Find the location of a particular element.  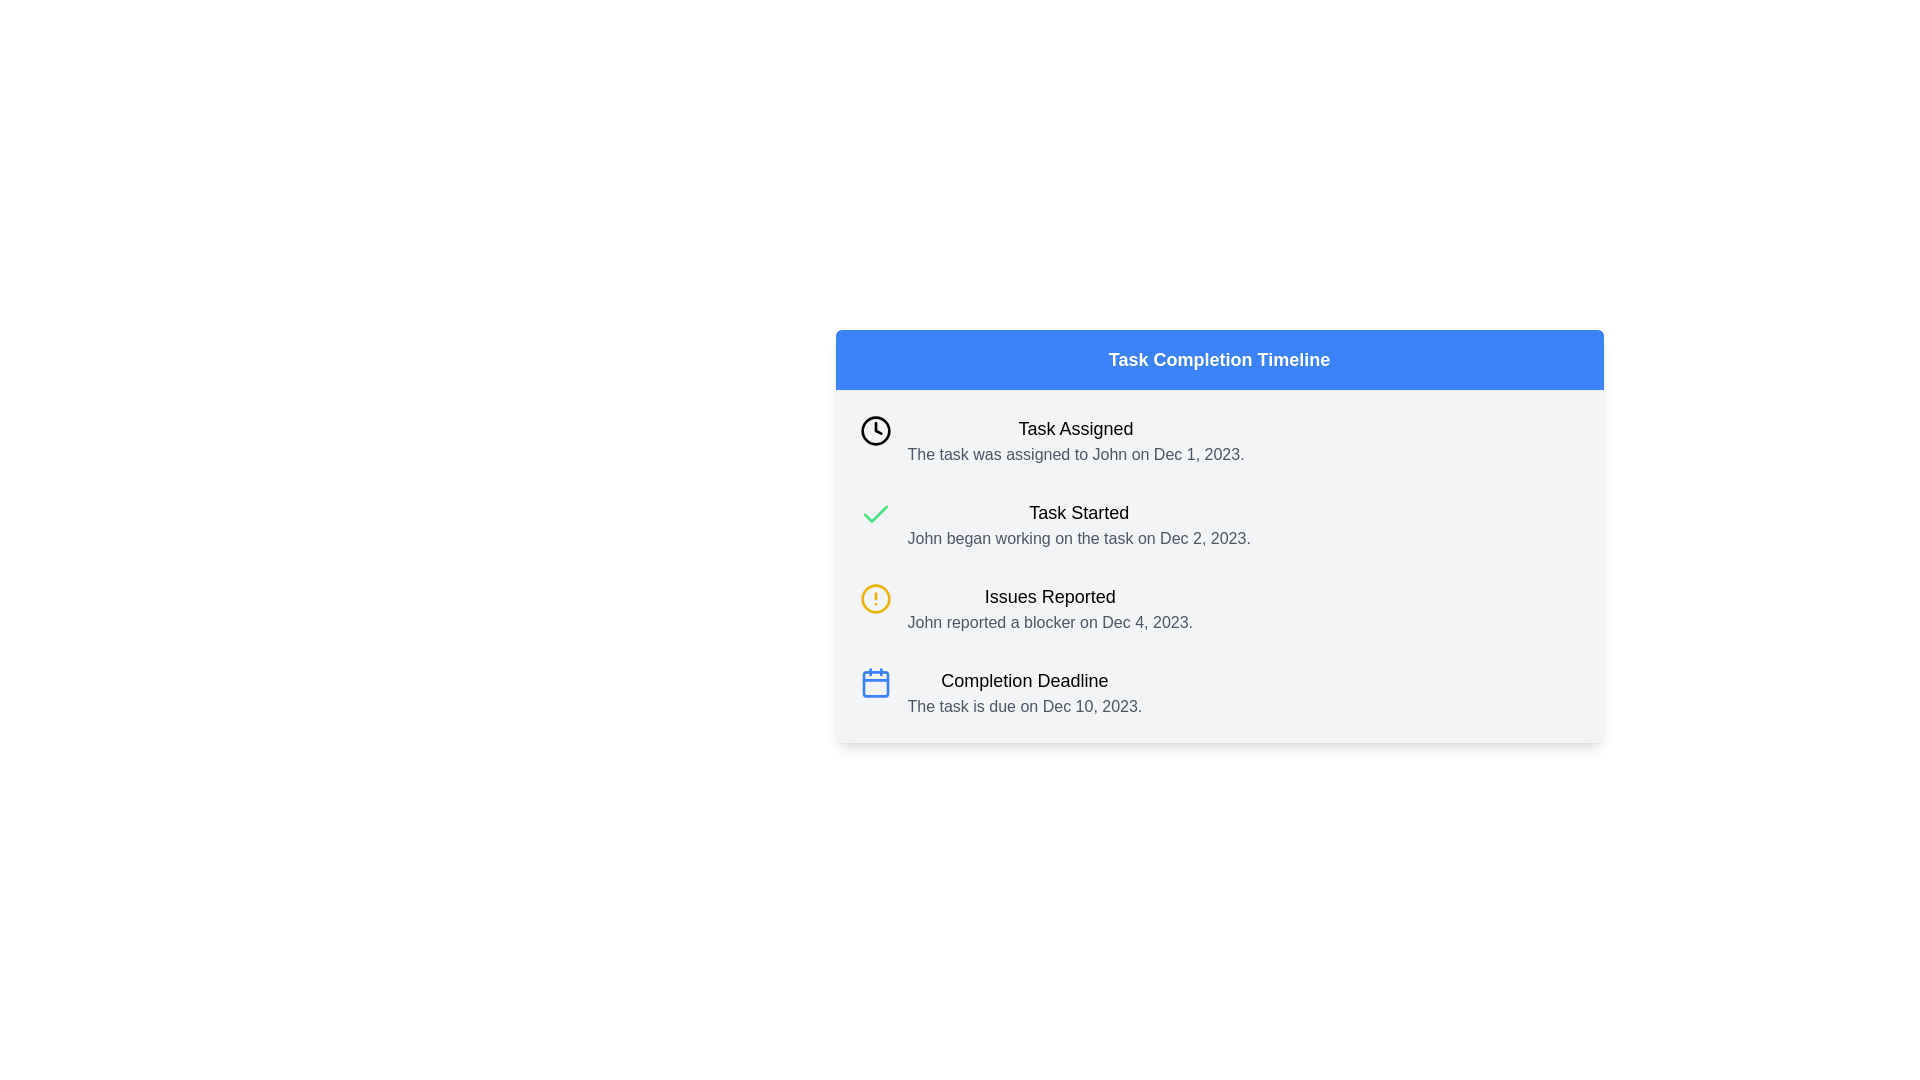

the SVG Circle representing the base of the clock icon for the 'Task Assigned' milestone, located left of the text indicating assignment details is located at coordinates (875, 430).